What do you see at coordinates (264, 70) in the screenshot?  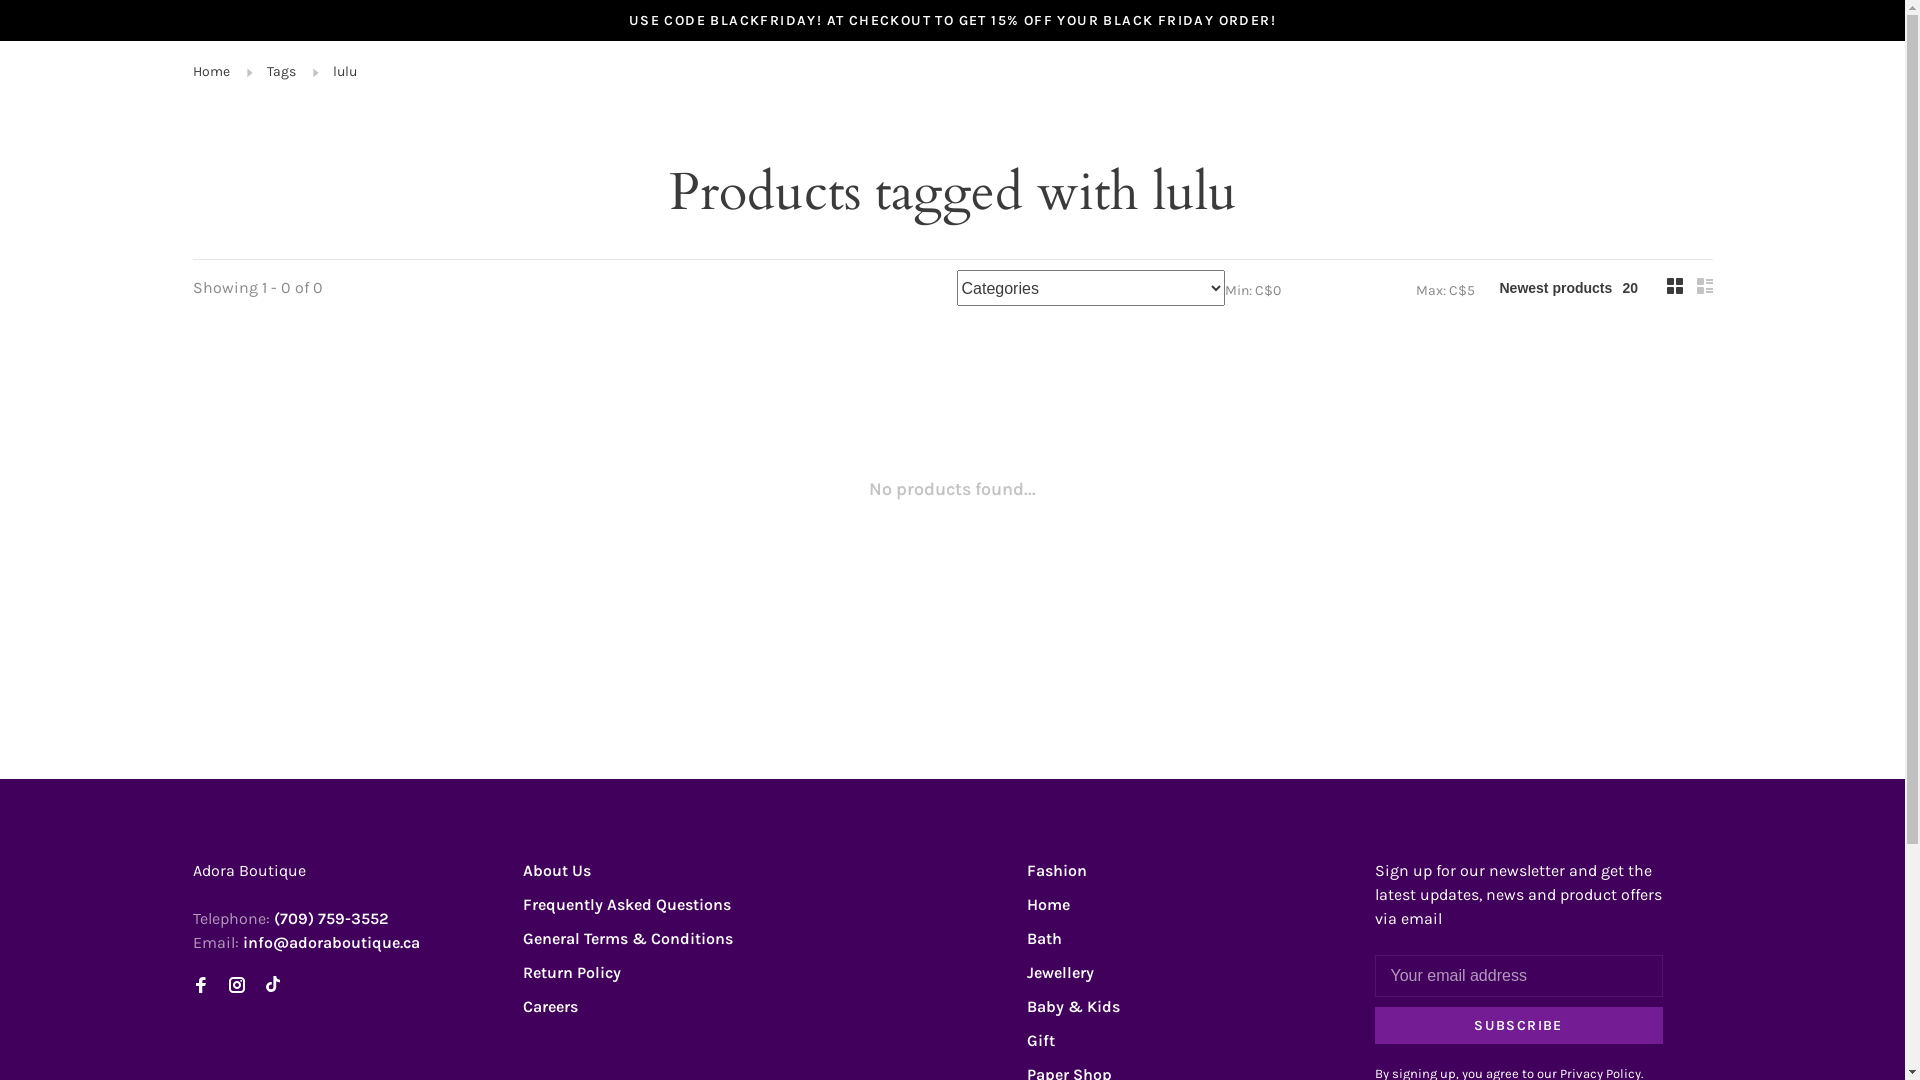 I see `'Tags'` at bounding box center [264, 70].